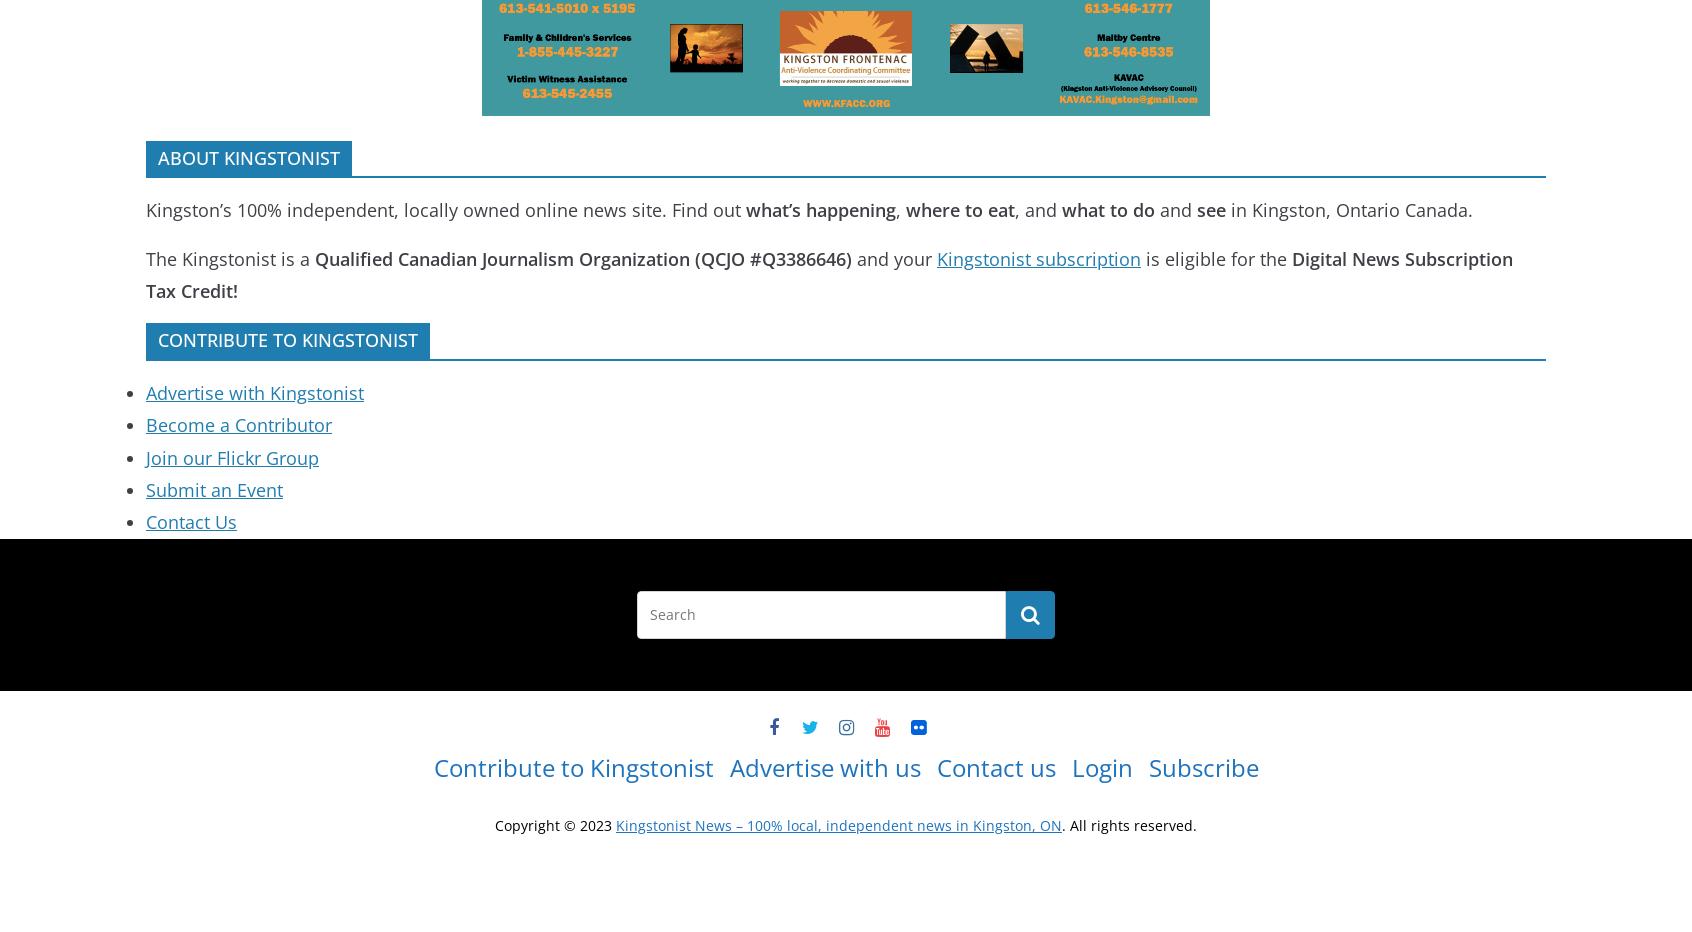 This screenshot has height=932, width=1692. What do you see at coordinates (214, 489) in the screenshot?
I see `'Submit an Event'` at bounding box center [214, 489].